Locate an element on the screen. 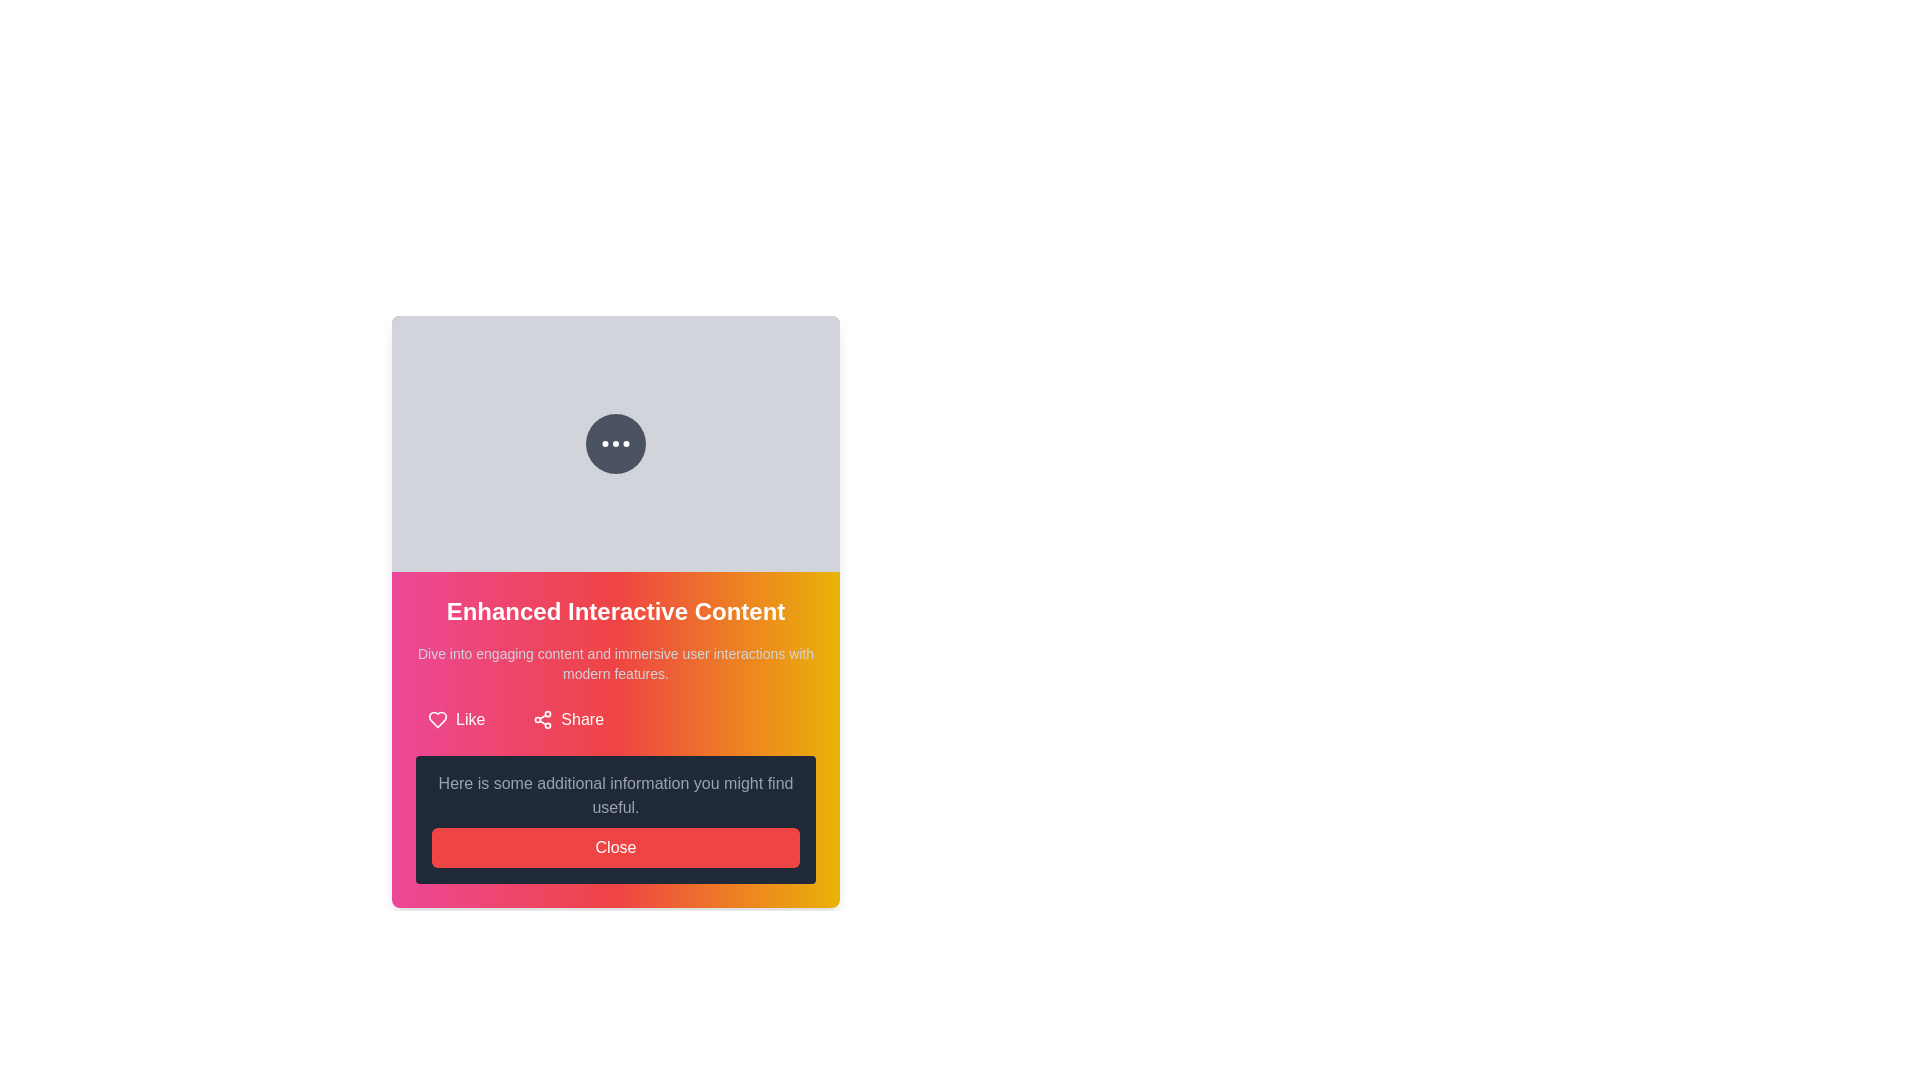 The height and width of the screenshot is (1080, 1920). the text component displaying 'Here is some additional information you might find useful.' which is centrally aligned within a dark gray background panel above the red 'Close' button is located at coordinates (614, 794).